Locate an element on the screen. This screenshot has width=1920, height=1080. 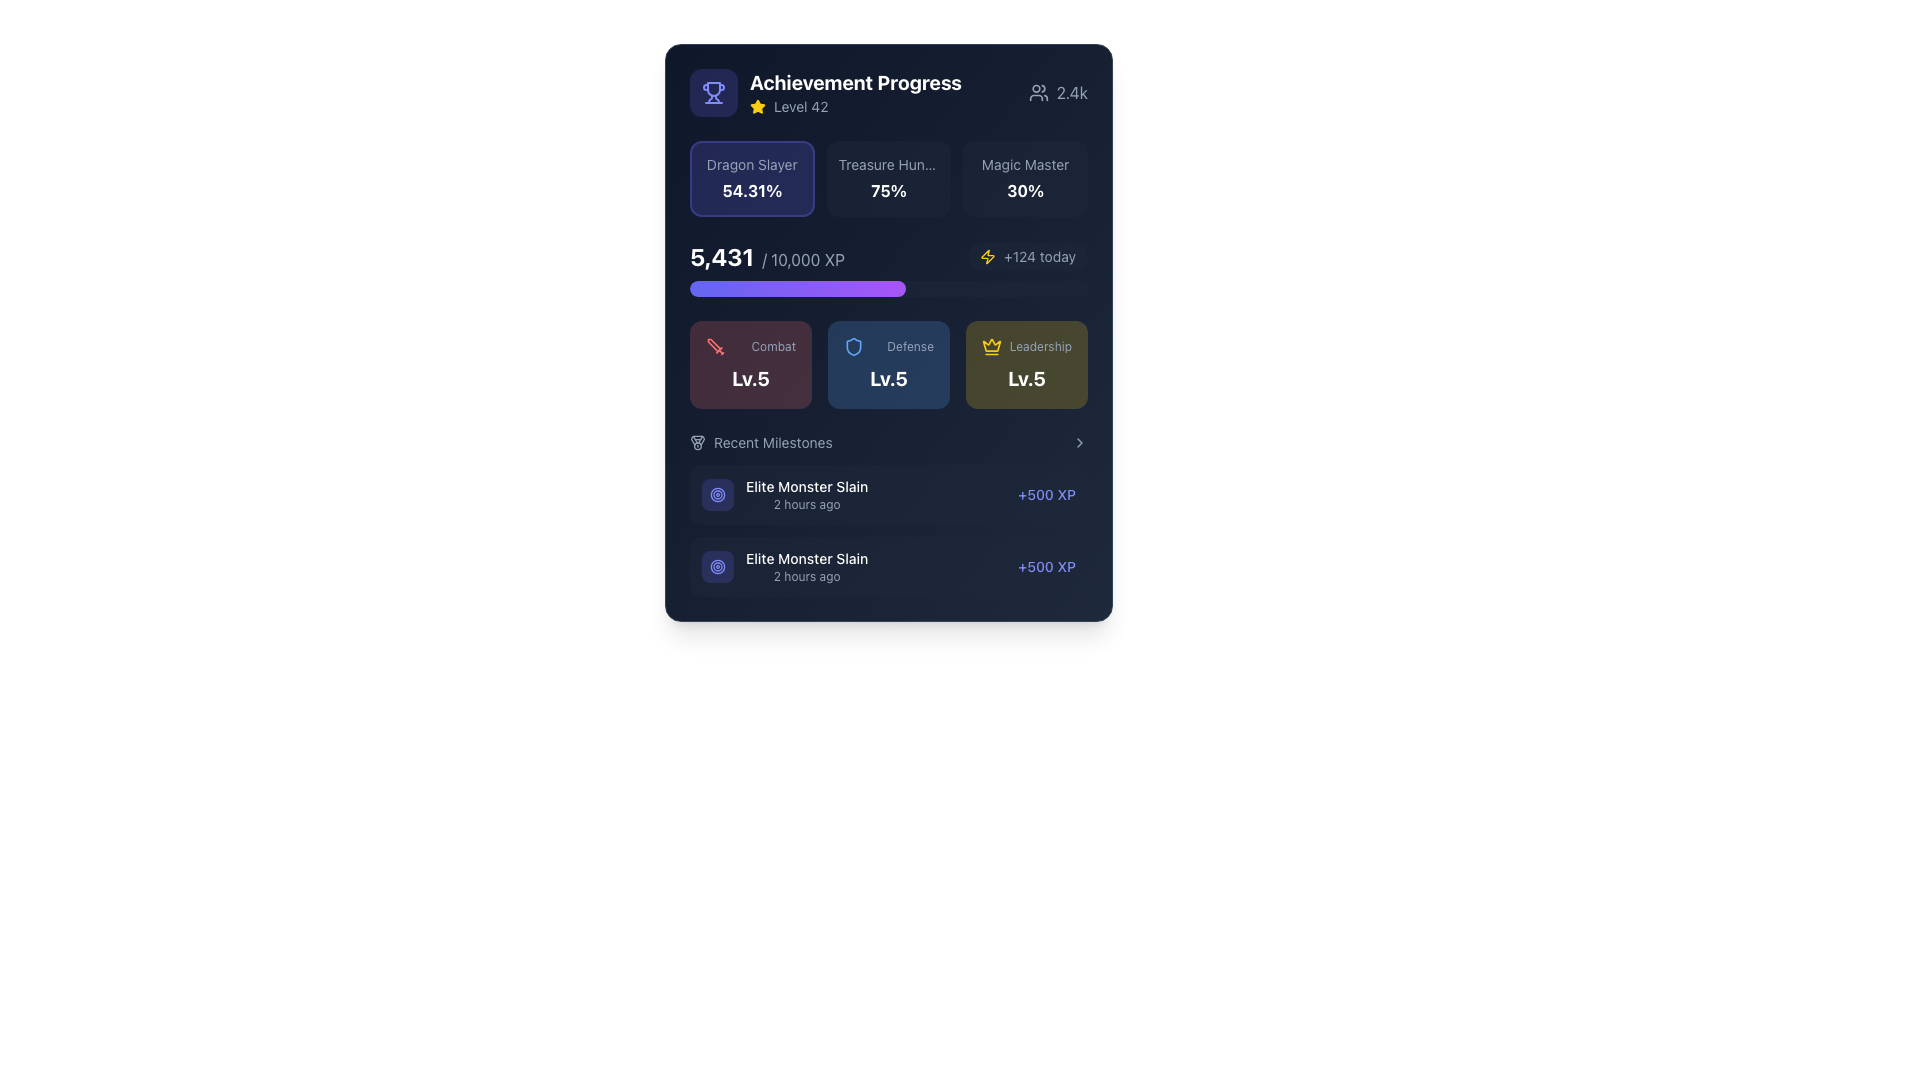
the milestone achievement icon representing 'Elite Monster Slain' located in the 'Recent Milestones' section with an indigo background is located at coordinates (718, 494).